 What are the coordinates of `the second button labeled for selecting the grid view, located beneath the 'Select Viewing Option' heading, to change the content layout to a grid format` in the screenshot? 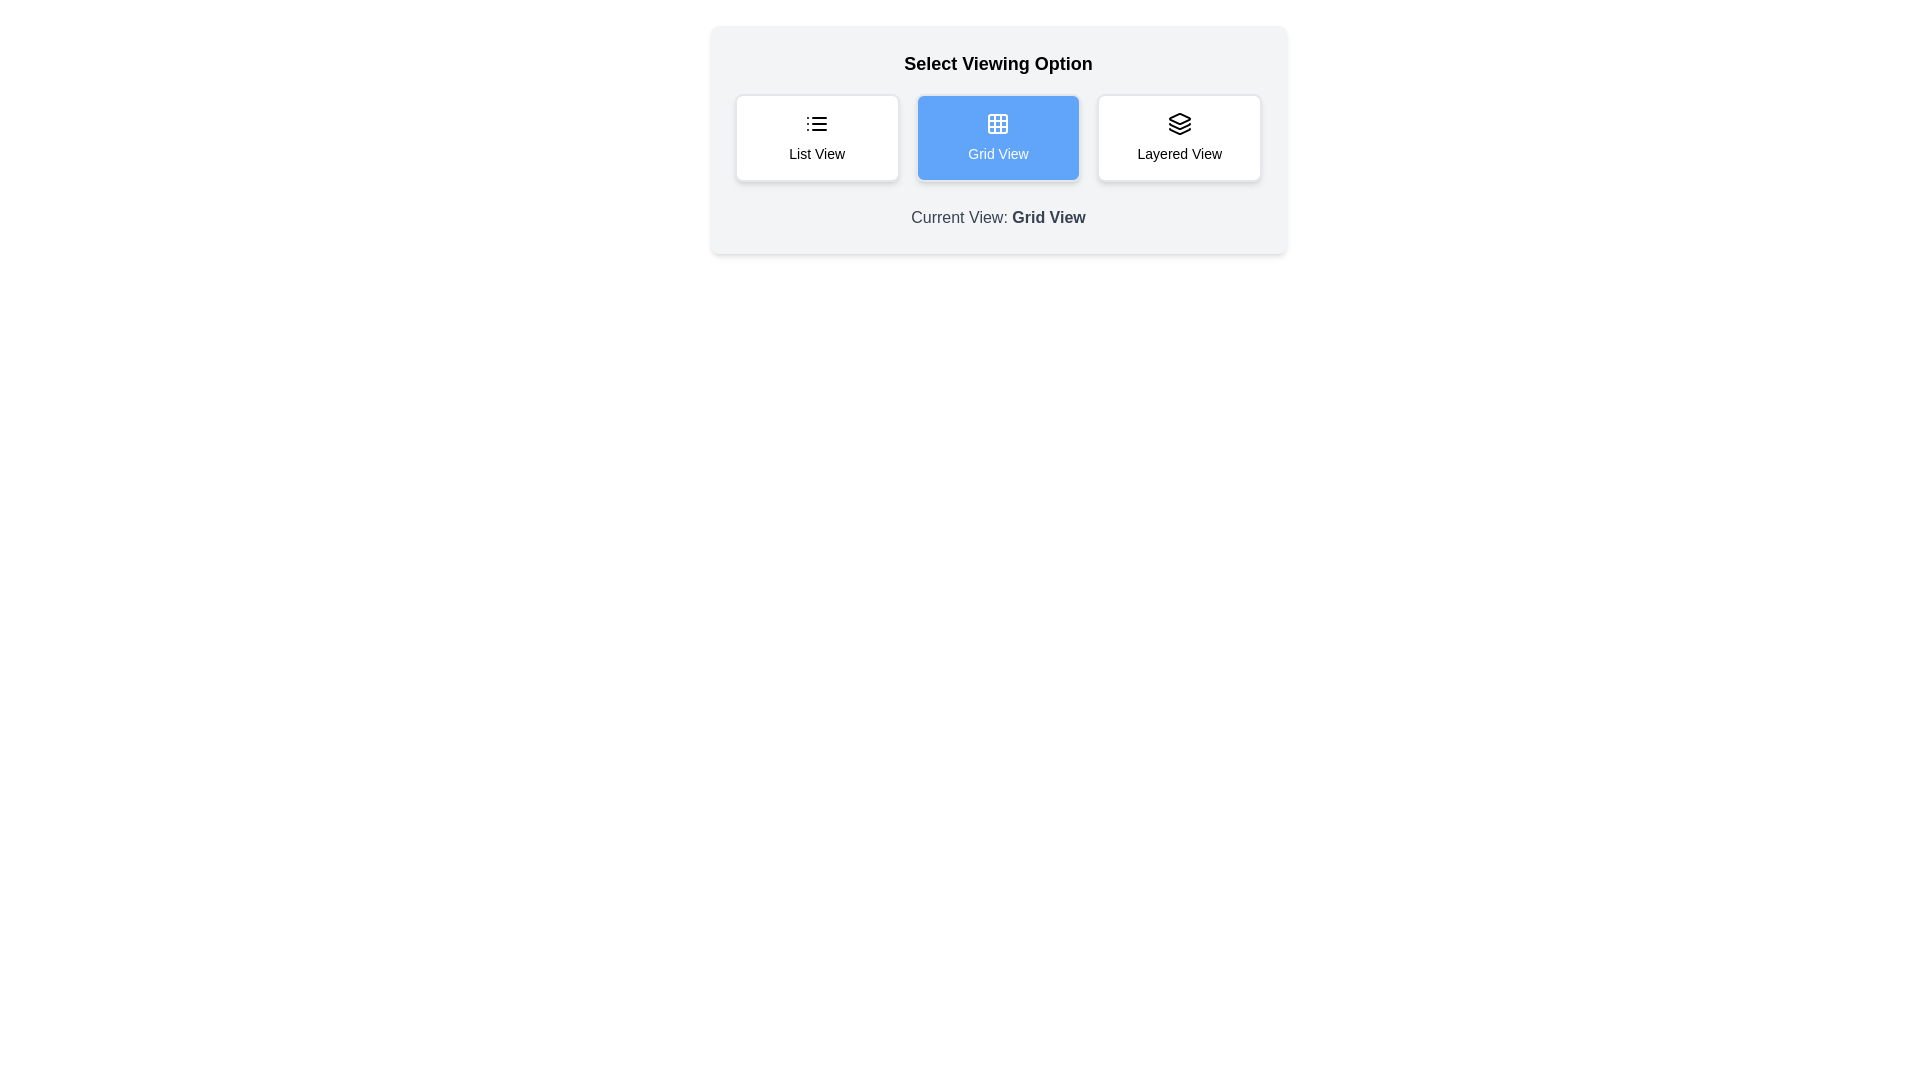 It's located at (998, 137).